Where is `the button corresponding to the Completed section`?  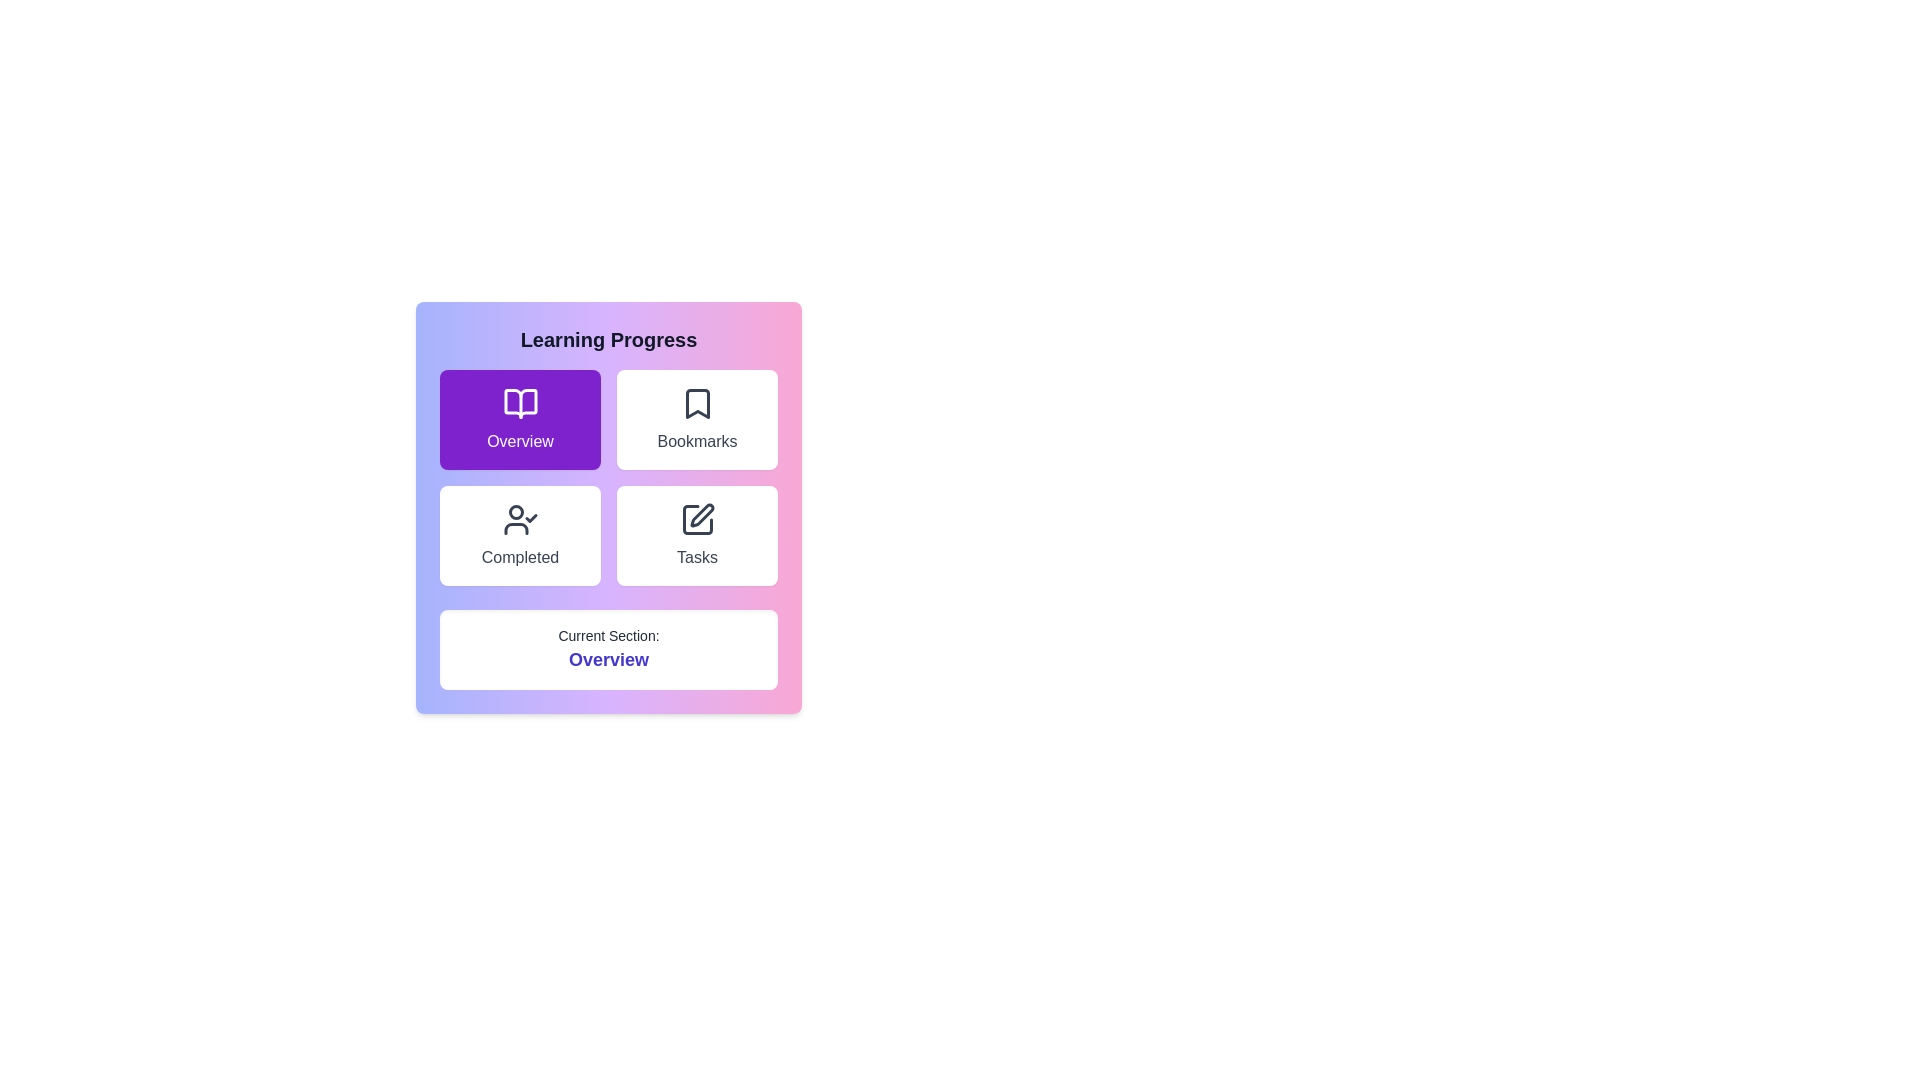
the button corresponding to the Completed section is located at coordinates (520, 535).